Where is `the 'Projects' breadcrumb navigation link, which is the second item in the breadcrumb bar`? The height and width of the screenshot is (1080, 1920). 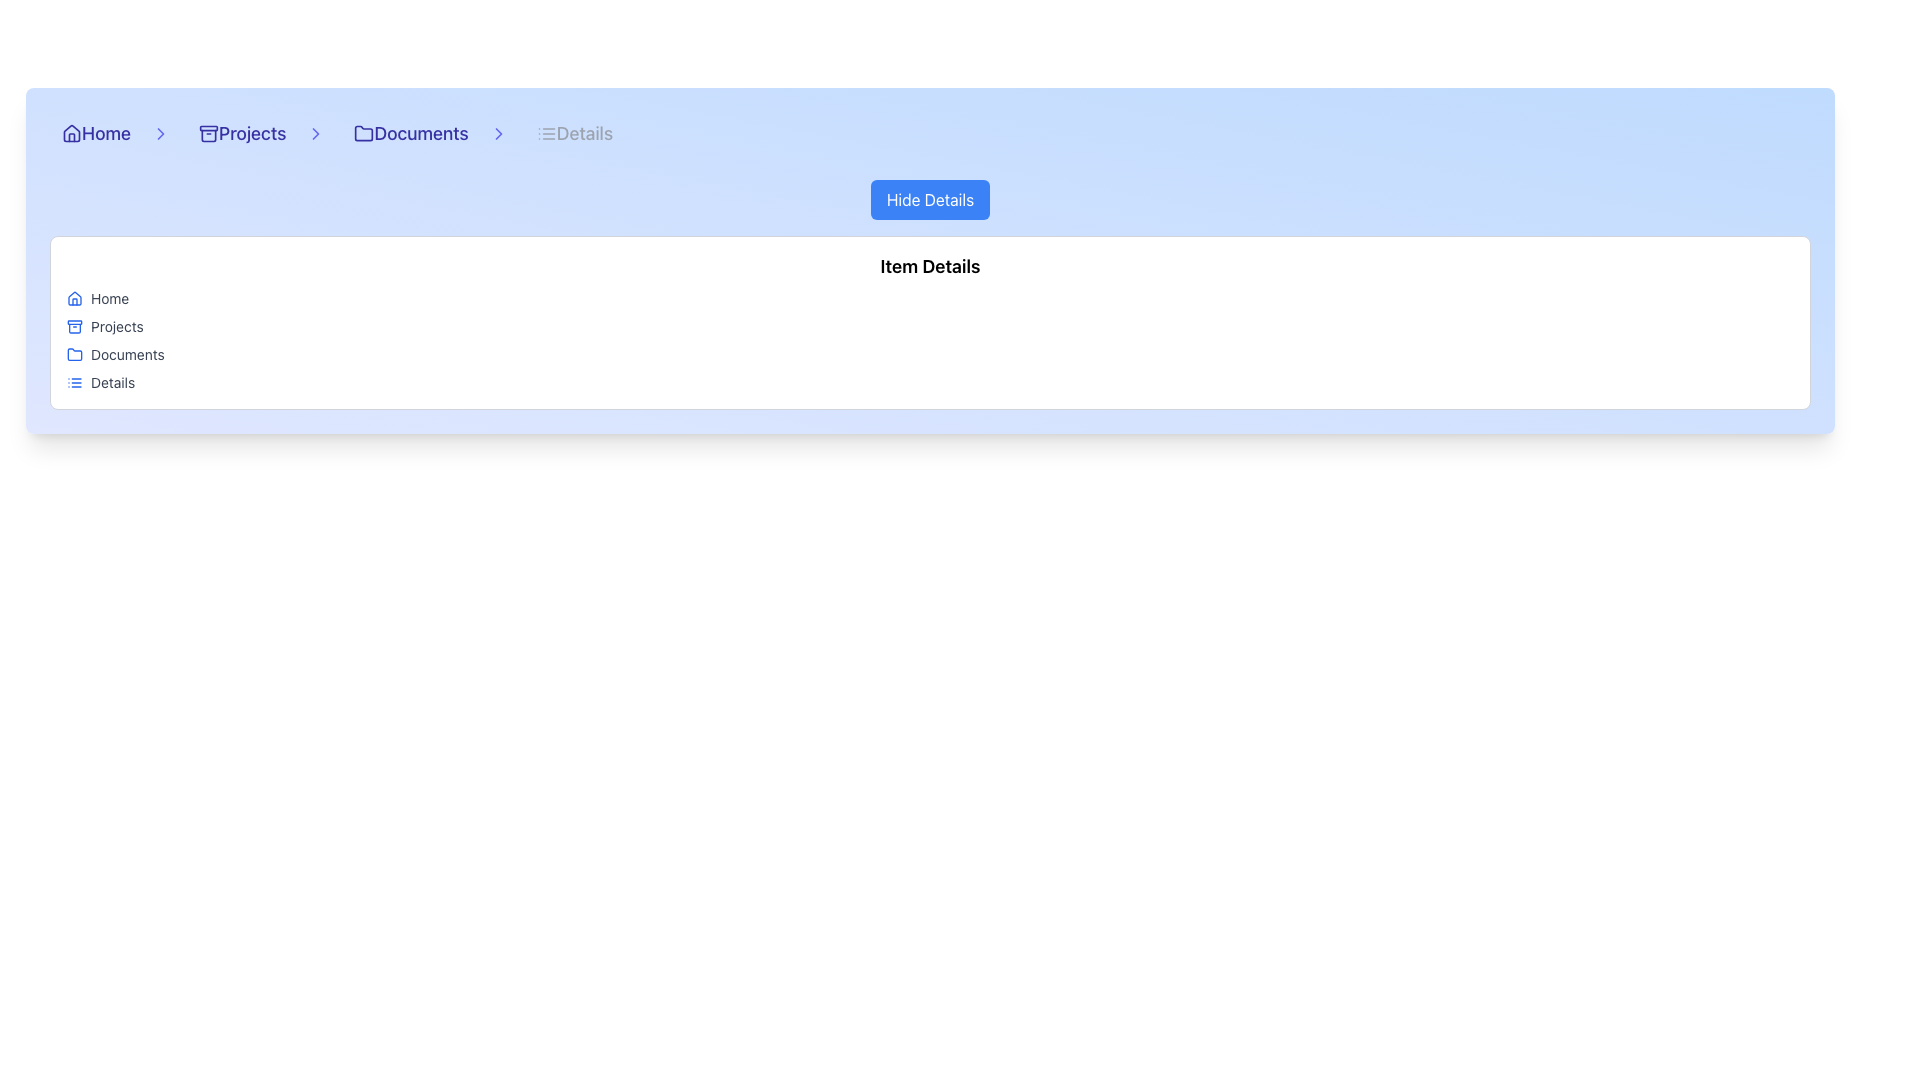 the 'Projects' breadcrumb navigation link, which is the second item in the breadcrumb bar is located at coordinates (255, 134).